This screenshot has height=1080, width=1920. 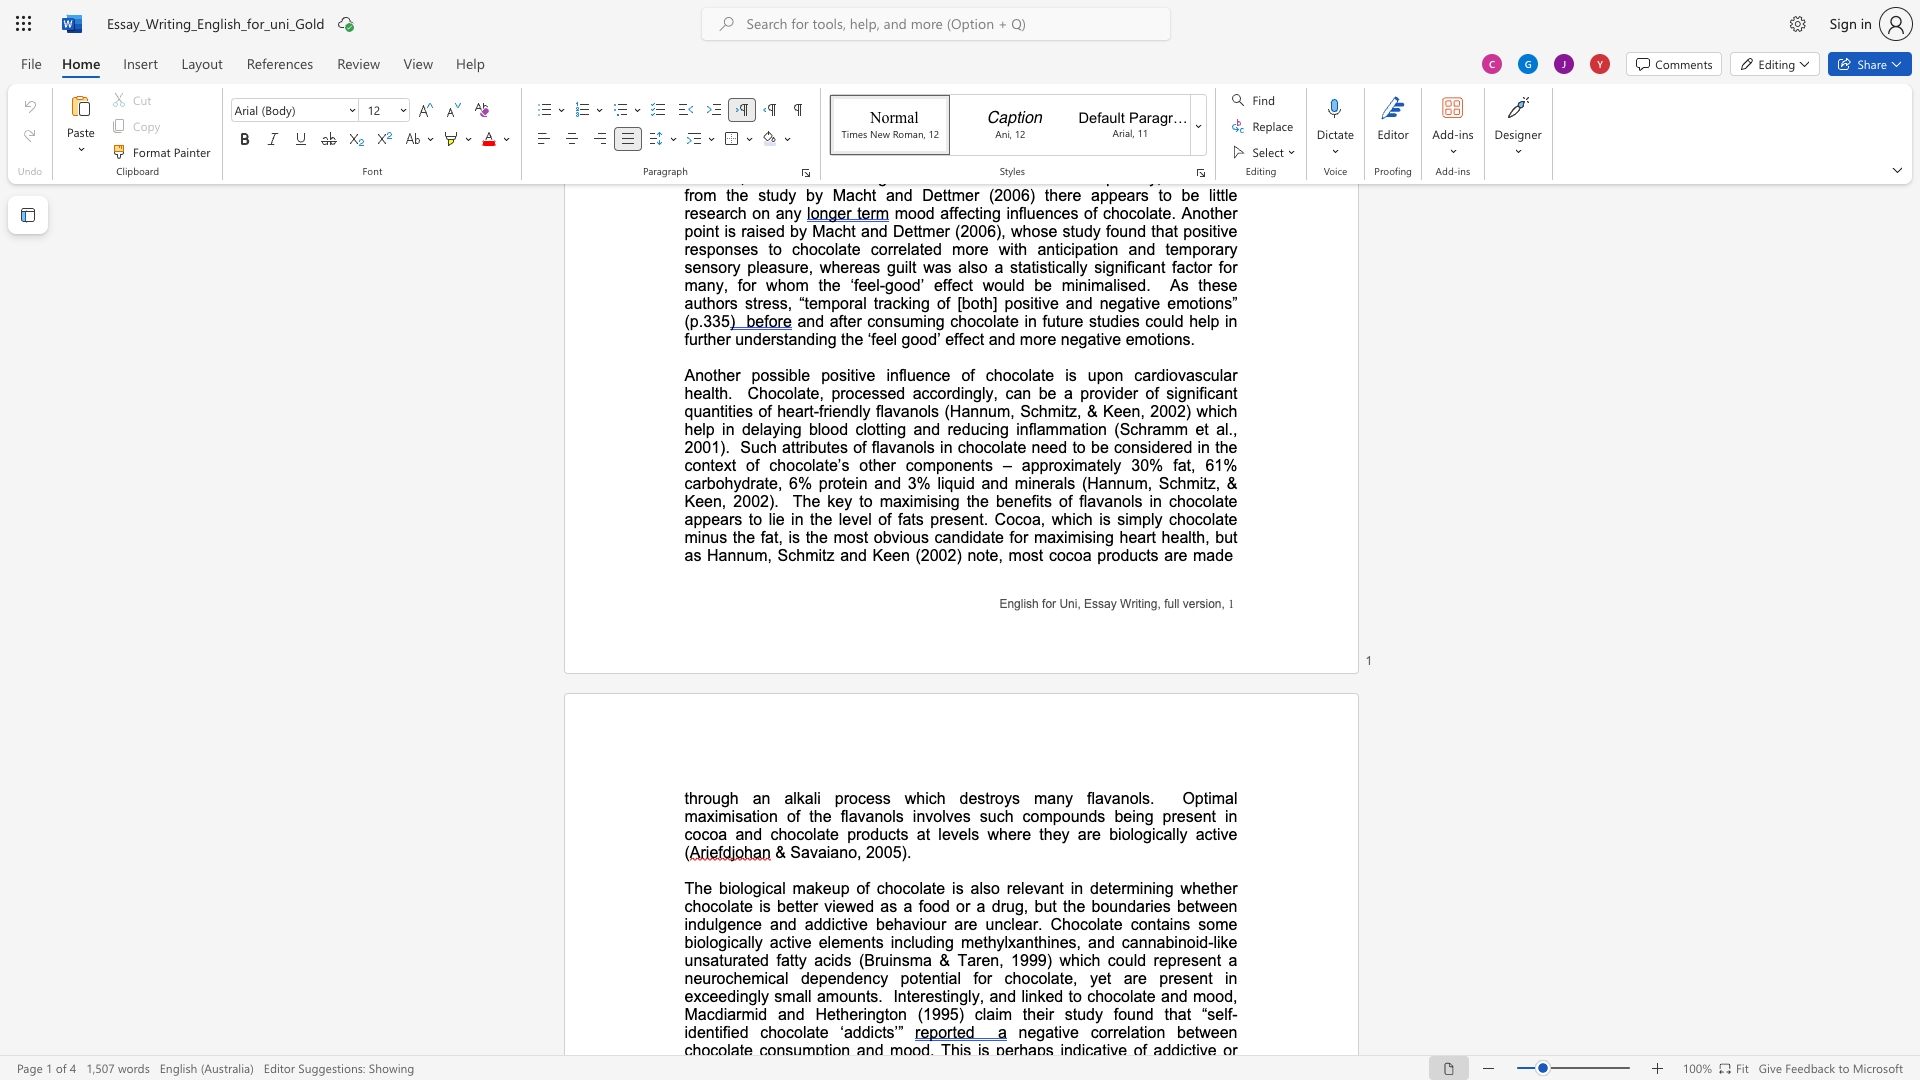 I want to click on the 3th character "s" in the text, so click(x=981, y=797).